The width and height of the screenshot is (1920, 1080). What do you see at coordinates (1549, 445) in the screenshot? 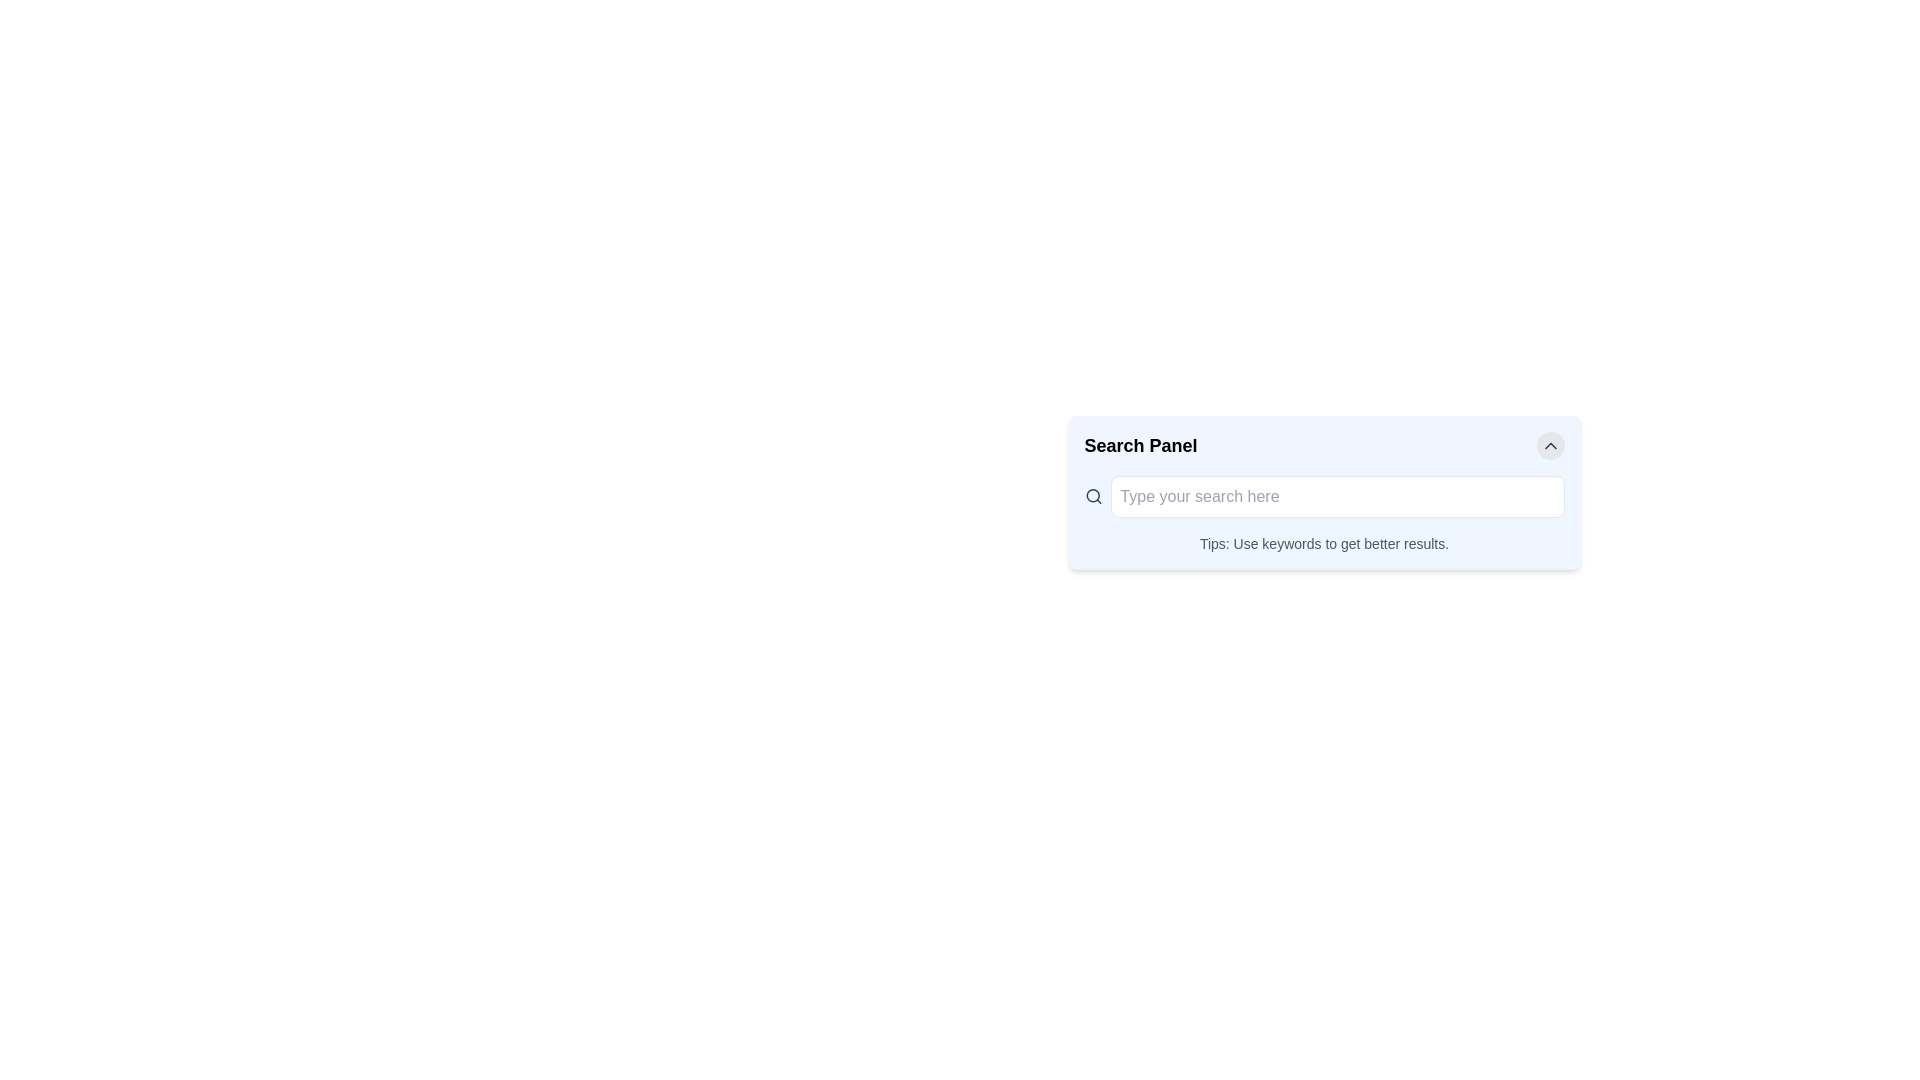
I see `the interactive button located at the top-right corner of the 'Search Panel', which is used to toggle or collapse the panel` at bounding box center [1549, 445].